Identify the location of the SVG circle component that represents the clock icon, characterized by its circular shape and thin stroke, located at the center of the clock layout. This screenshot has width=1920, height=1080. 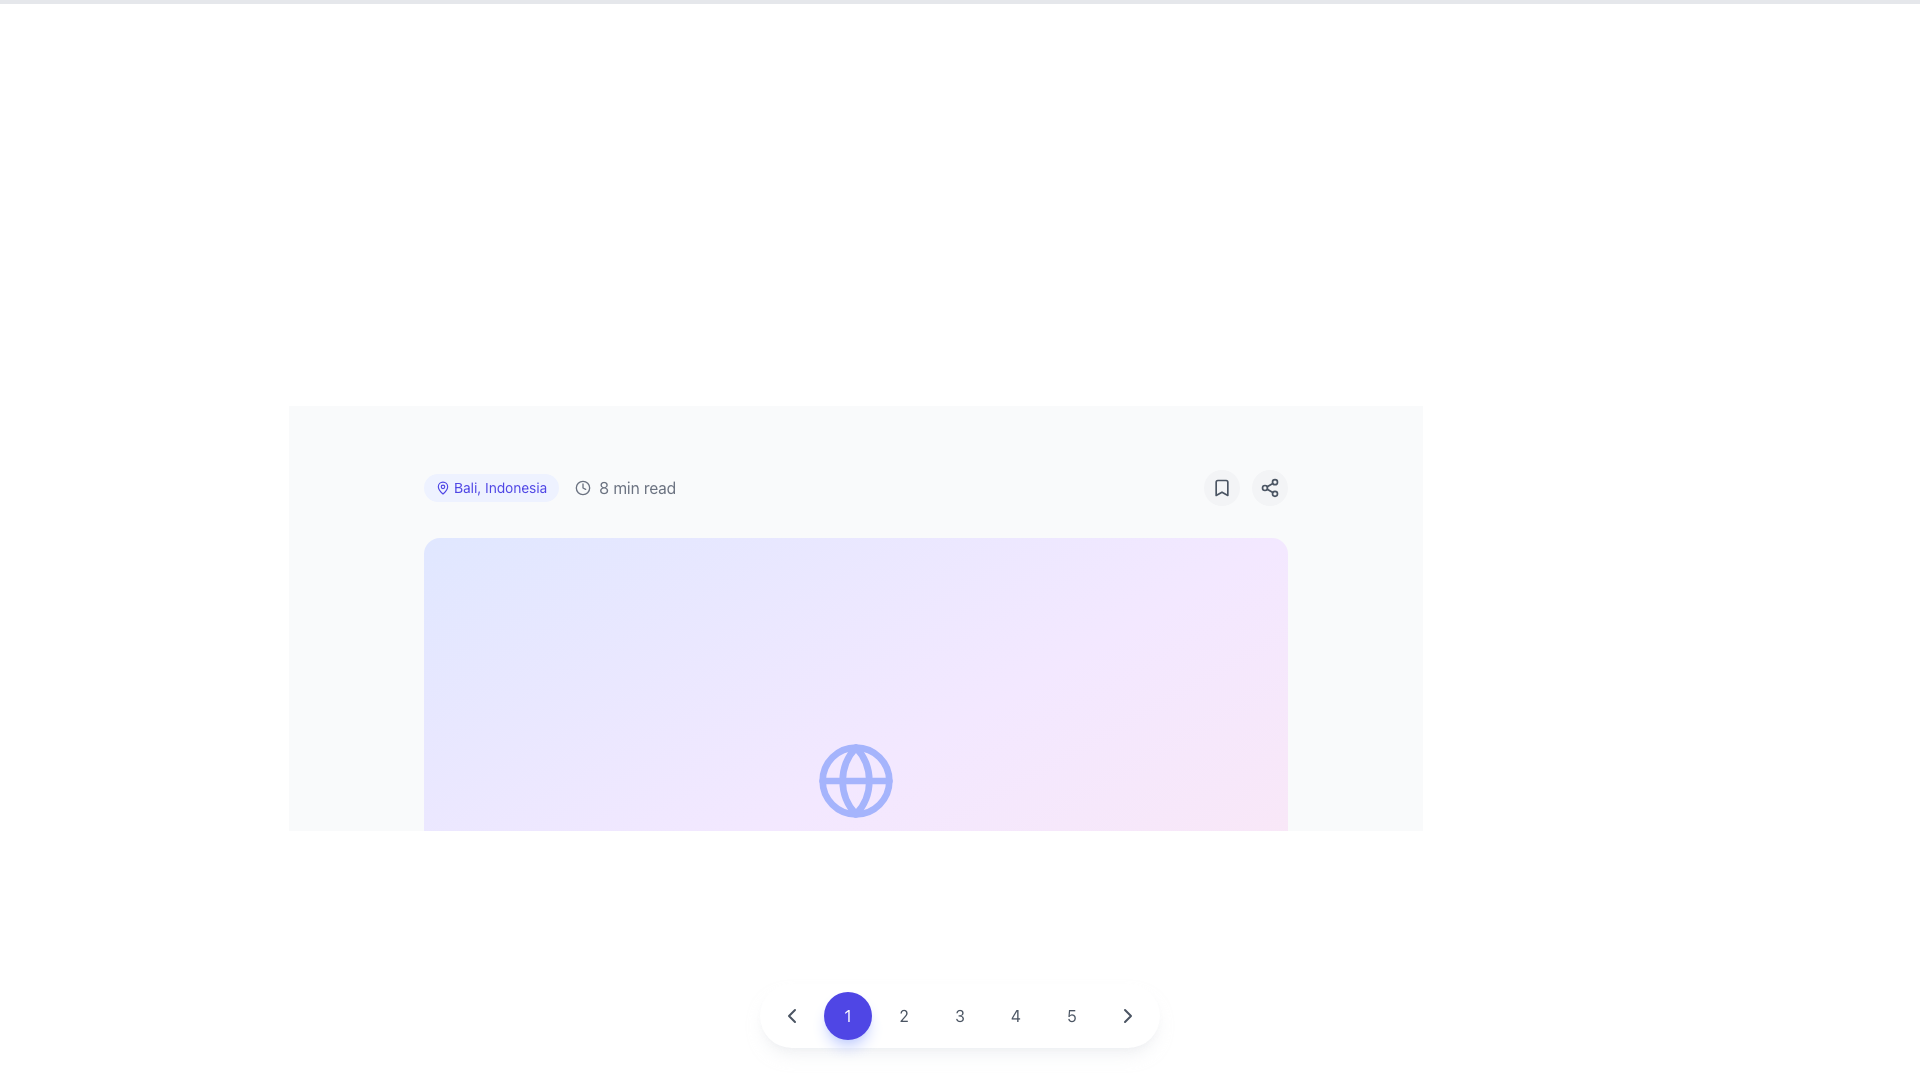
(582, 488).